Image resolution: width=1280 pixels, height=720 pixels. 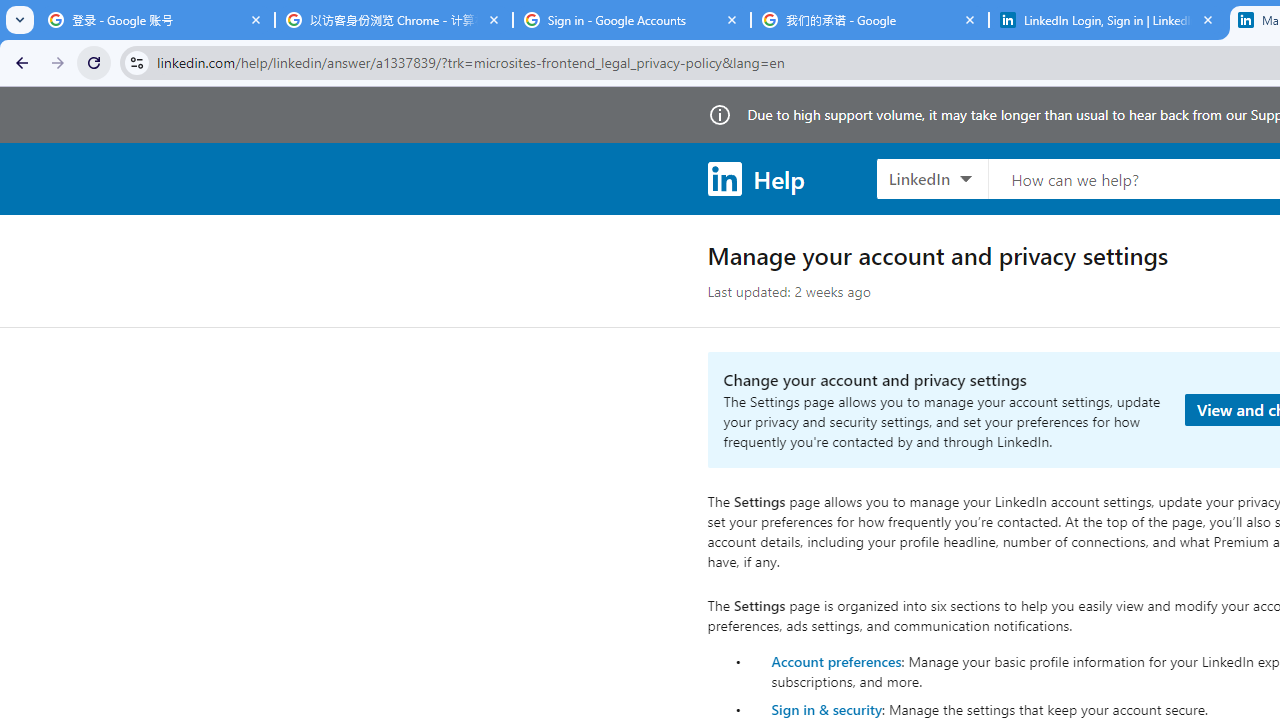 What do you see at coordinates (754, 177) in the screenshot?
I see `'Help'` at bounding box center [754, 177].